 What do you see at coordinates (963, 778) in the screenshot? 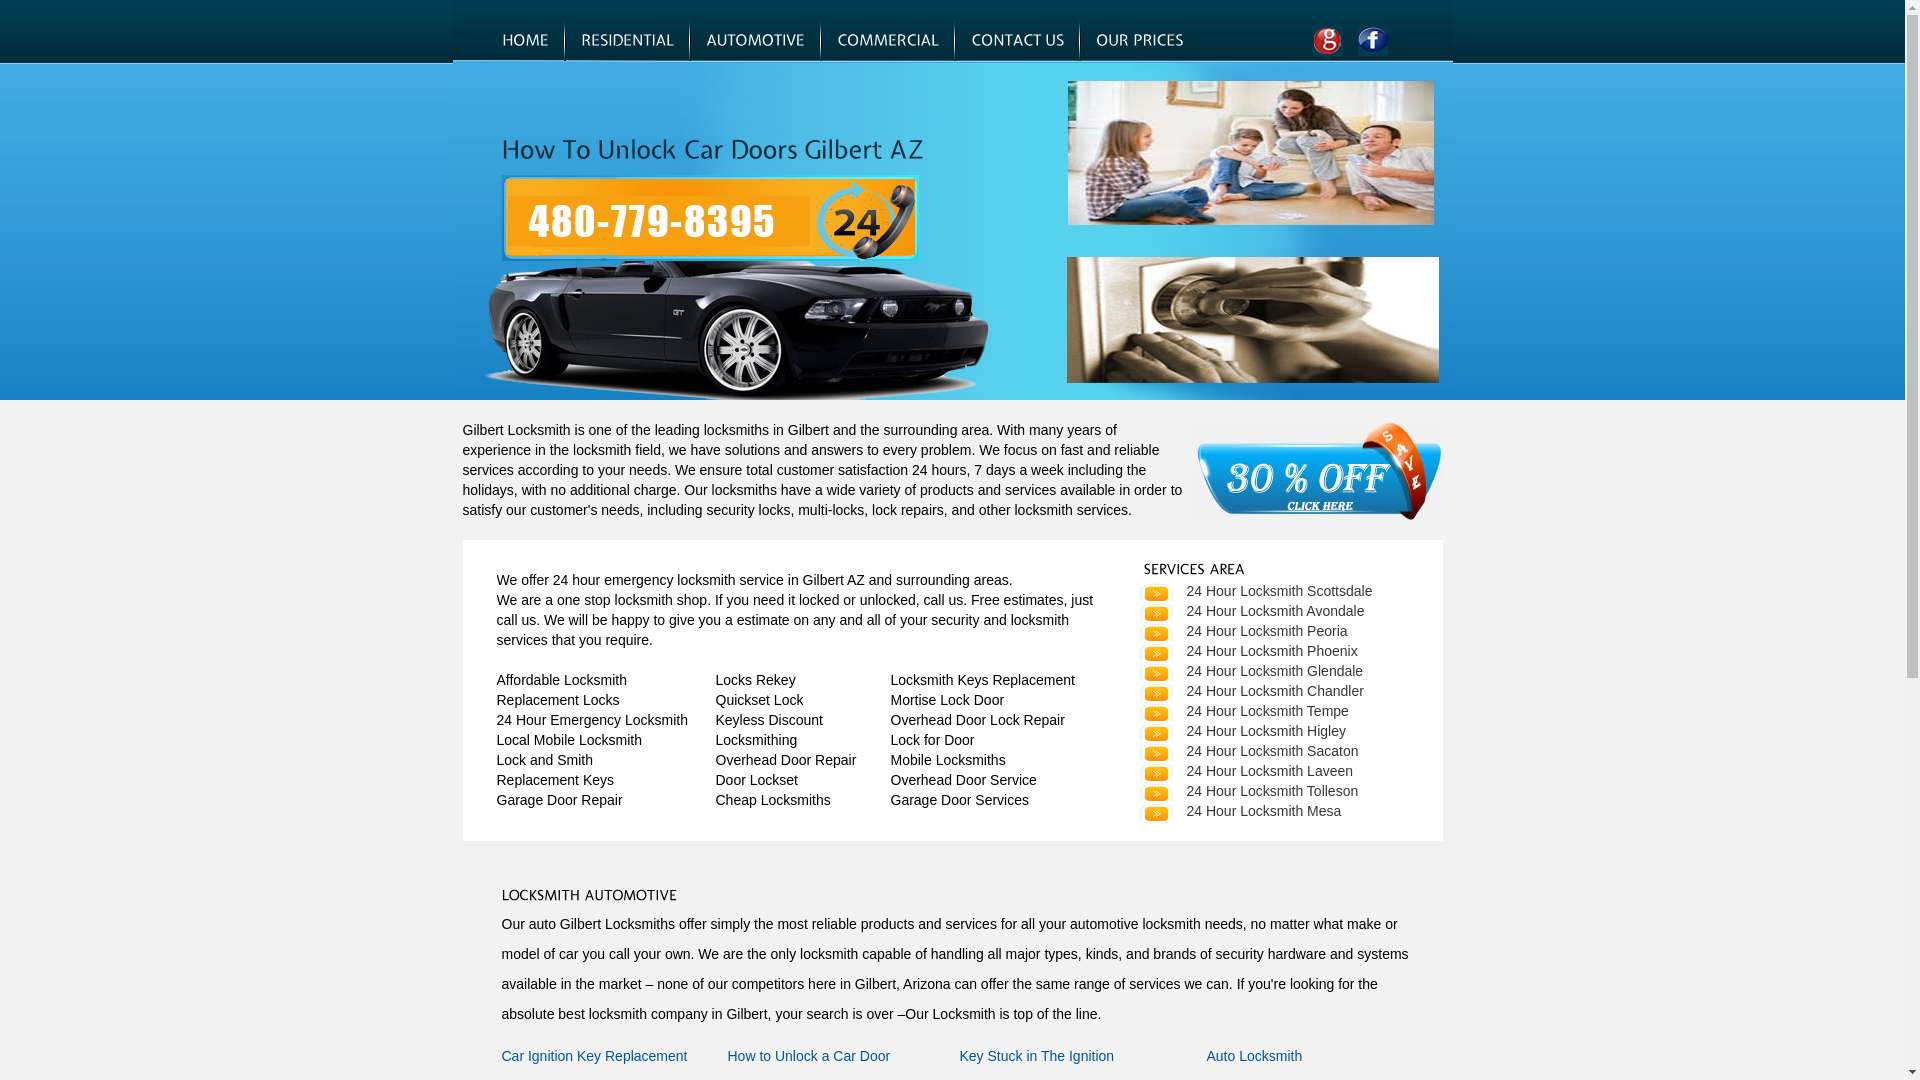
I see `'Overhead Door Service'` at bounding box center [963, 778].